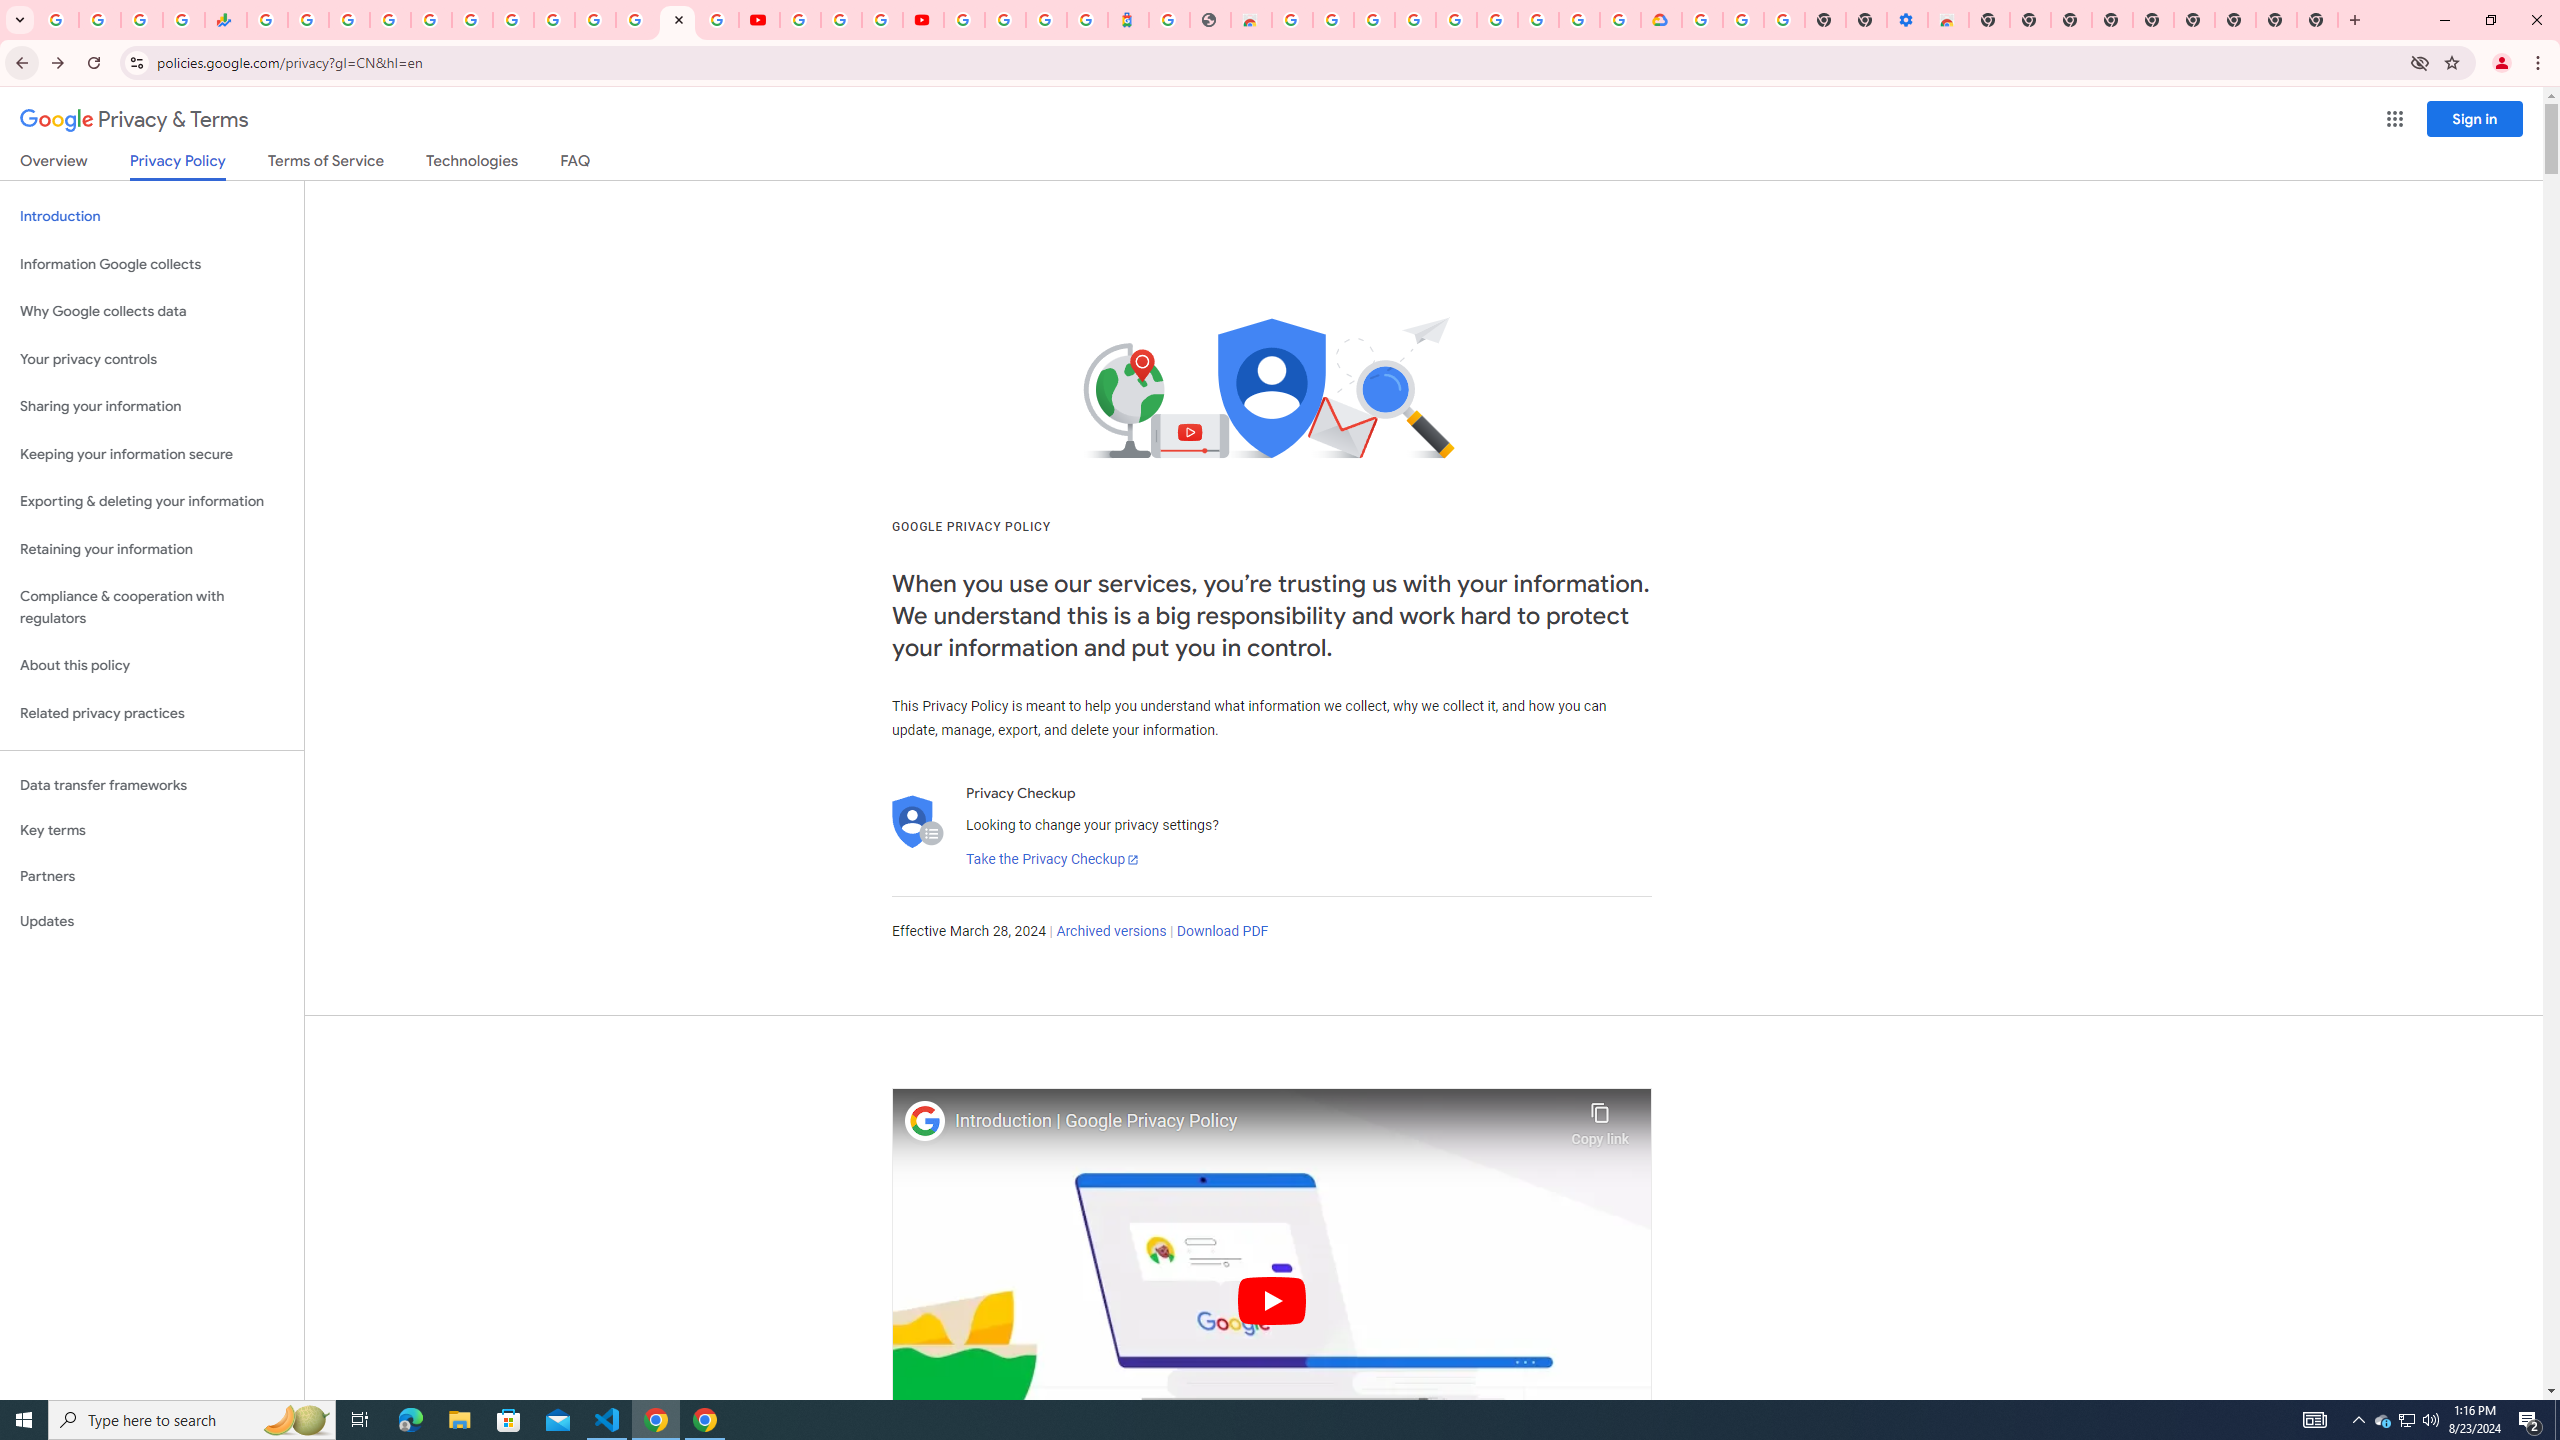 This screenshot has width=2560, height=1440. Describe the element at coordinates (151, 785) in the screenshot. I see `'Data transfer frameworks'` at that location.